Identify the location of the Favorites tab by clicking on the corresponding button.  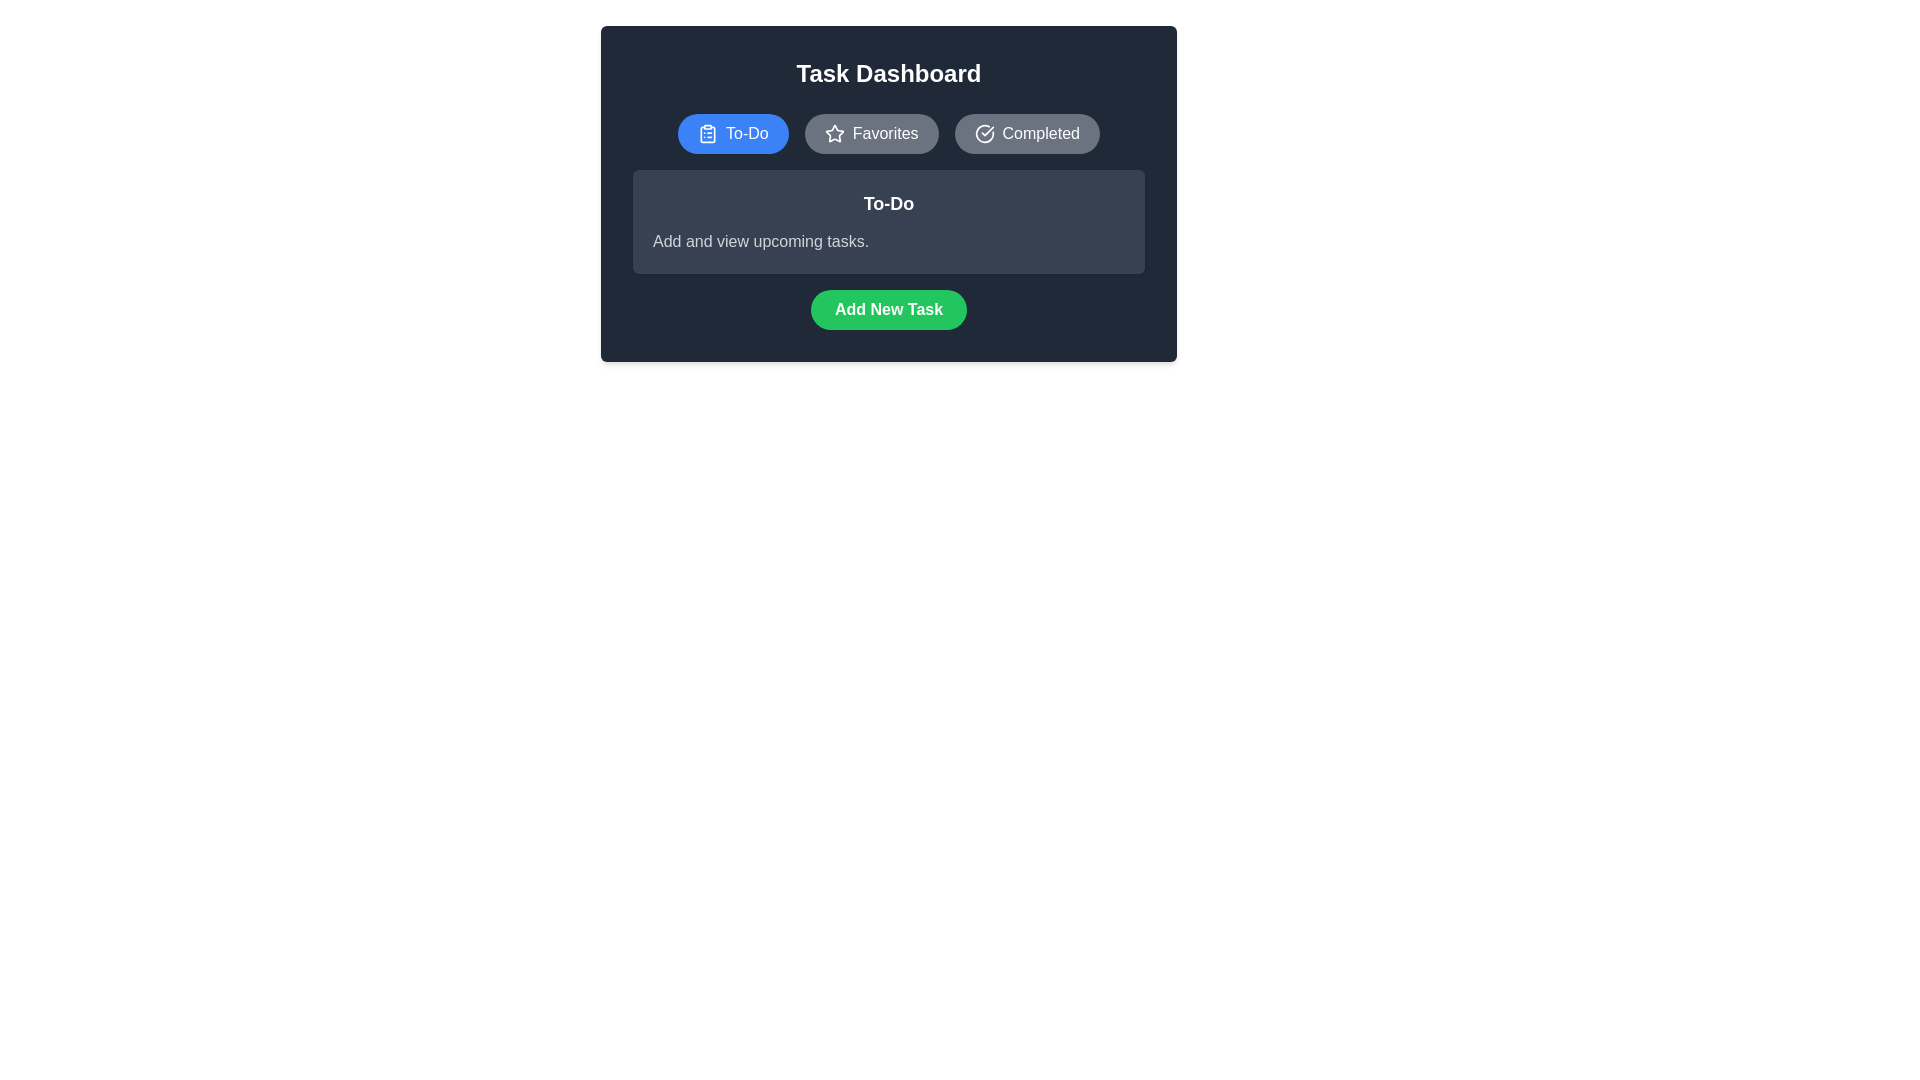
(870, 134).